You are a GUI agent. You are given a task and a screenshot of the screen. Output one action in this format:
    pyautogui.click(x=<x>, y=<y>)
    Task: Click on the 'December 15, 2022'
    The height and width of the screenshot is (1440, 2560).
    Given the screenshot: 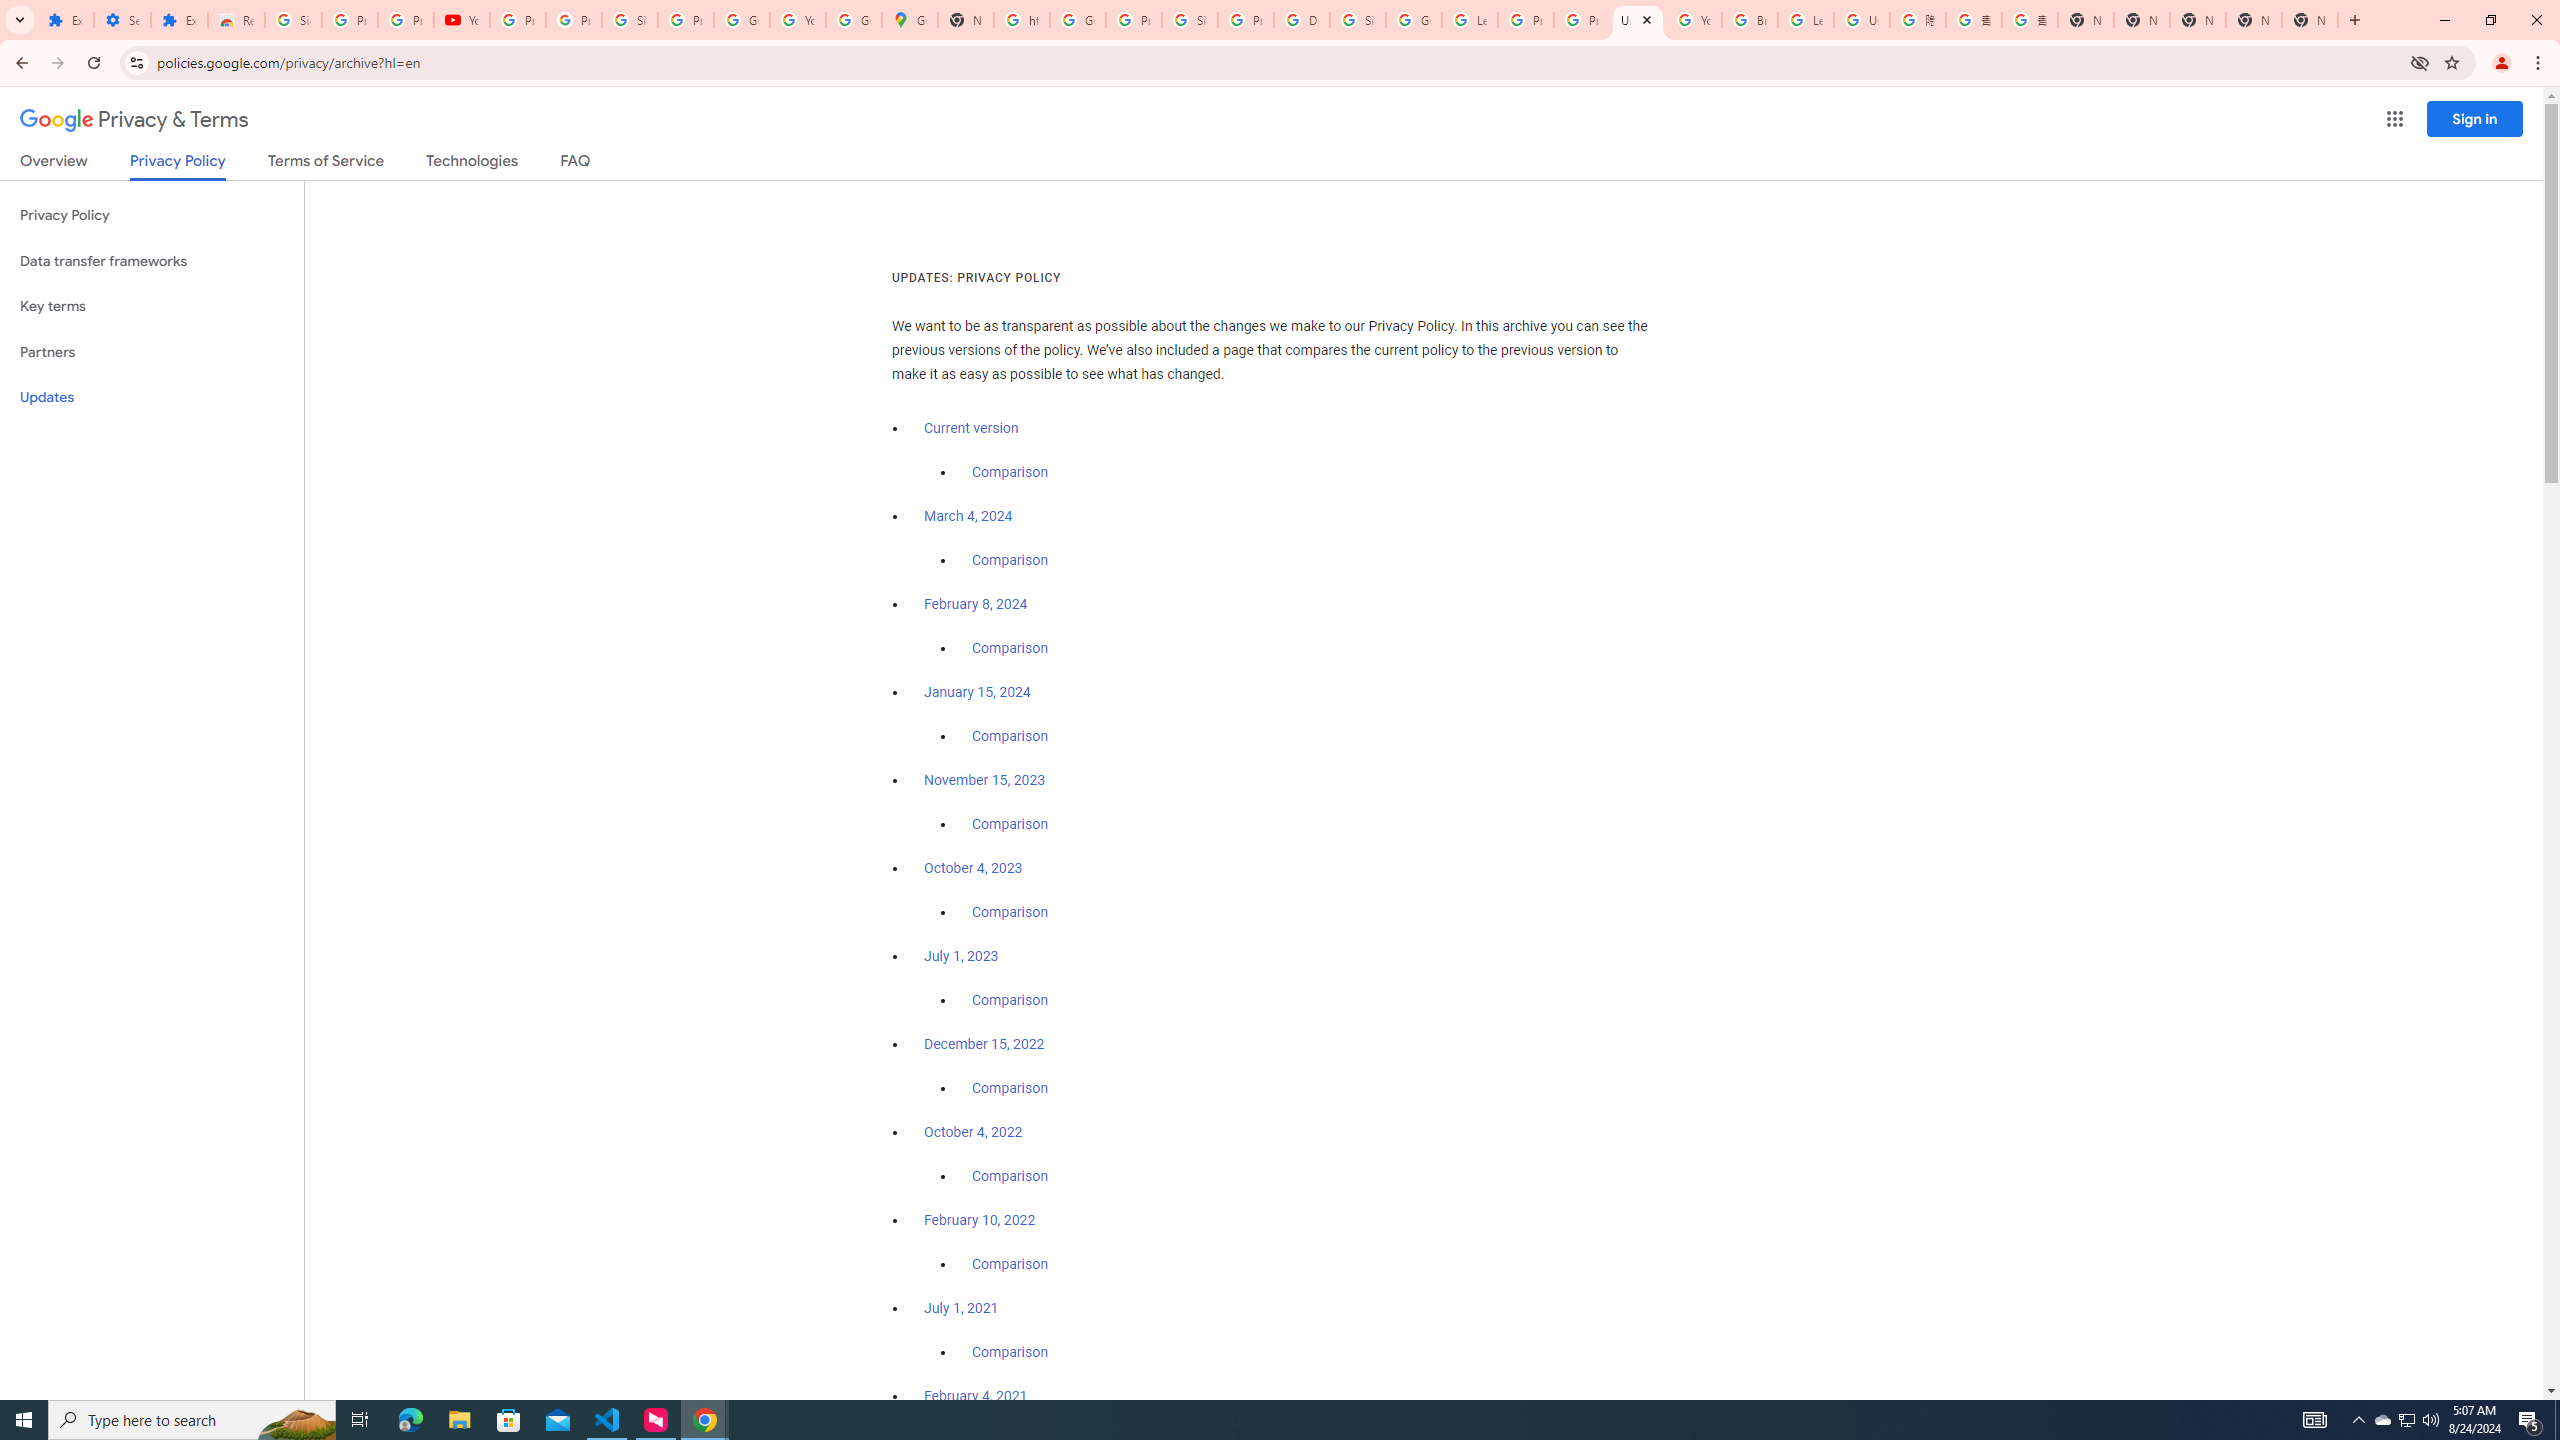 What is the action you would take?
    pyautogui.click(x=983, y=1043)
    